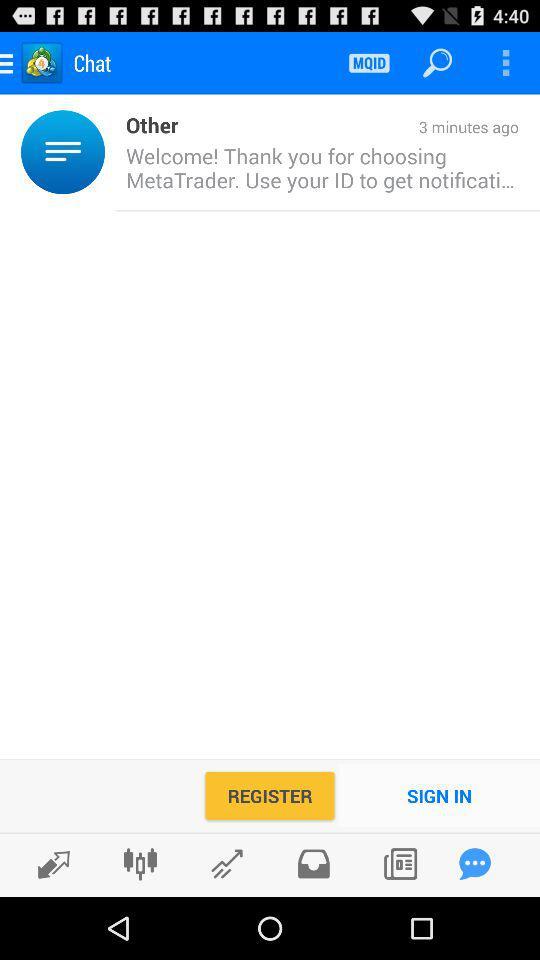 The image size is (540, 960). What do you see at coordinates (474, 863) in the screenshot?
I see `leave a comment` at bounding box center [474, 863].